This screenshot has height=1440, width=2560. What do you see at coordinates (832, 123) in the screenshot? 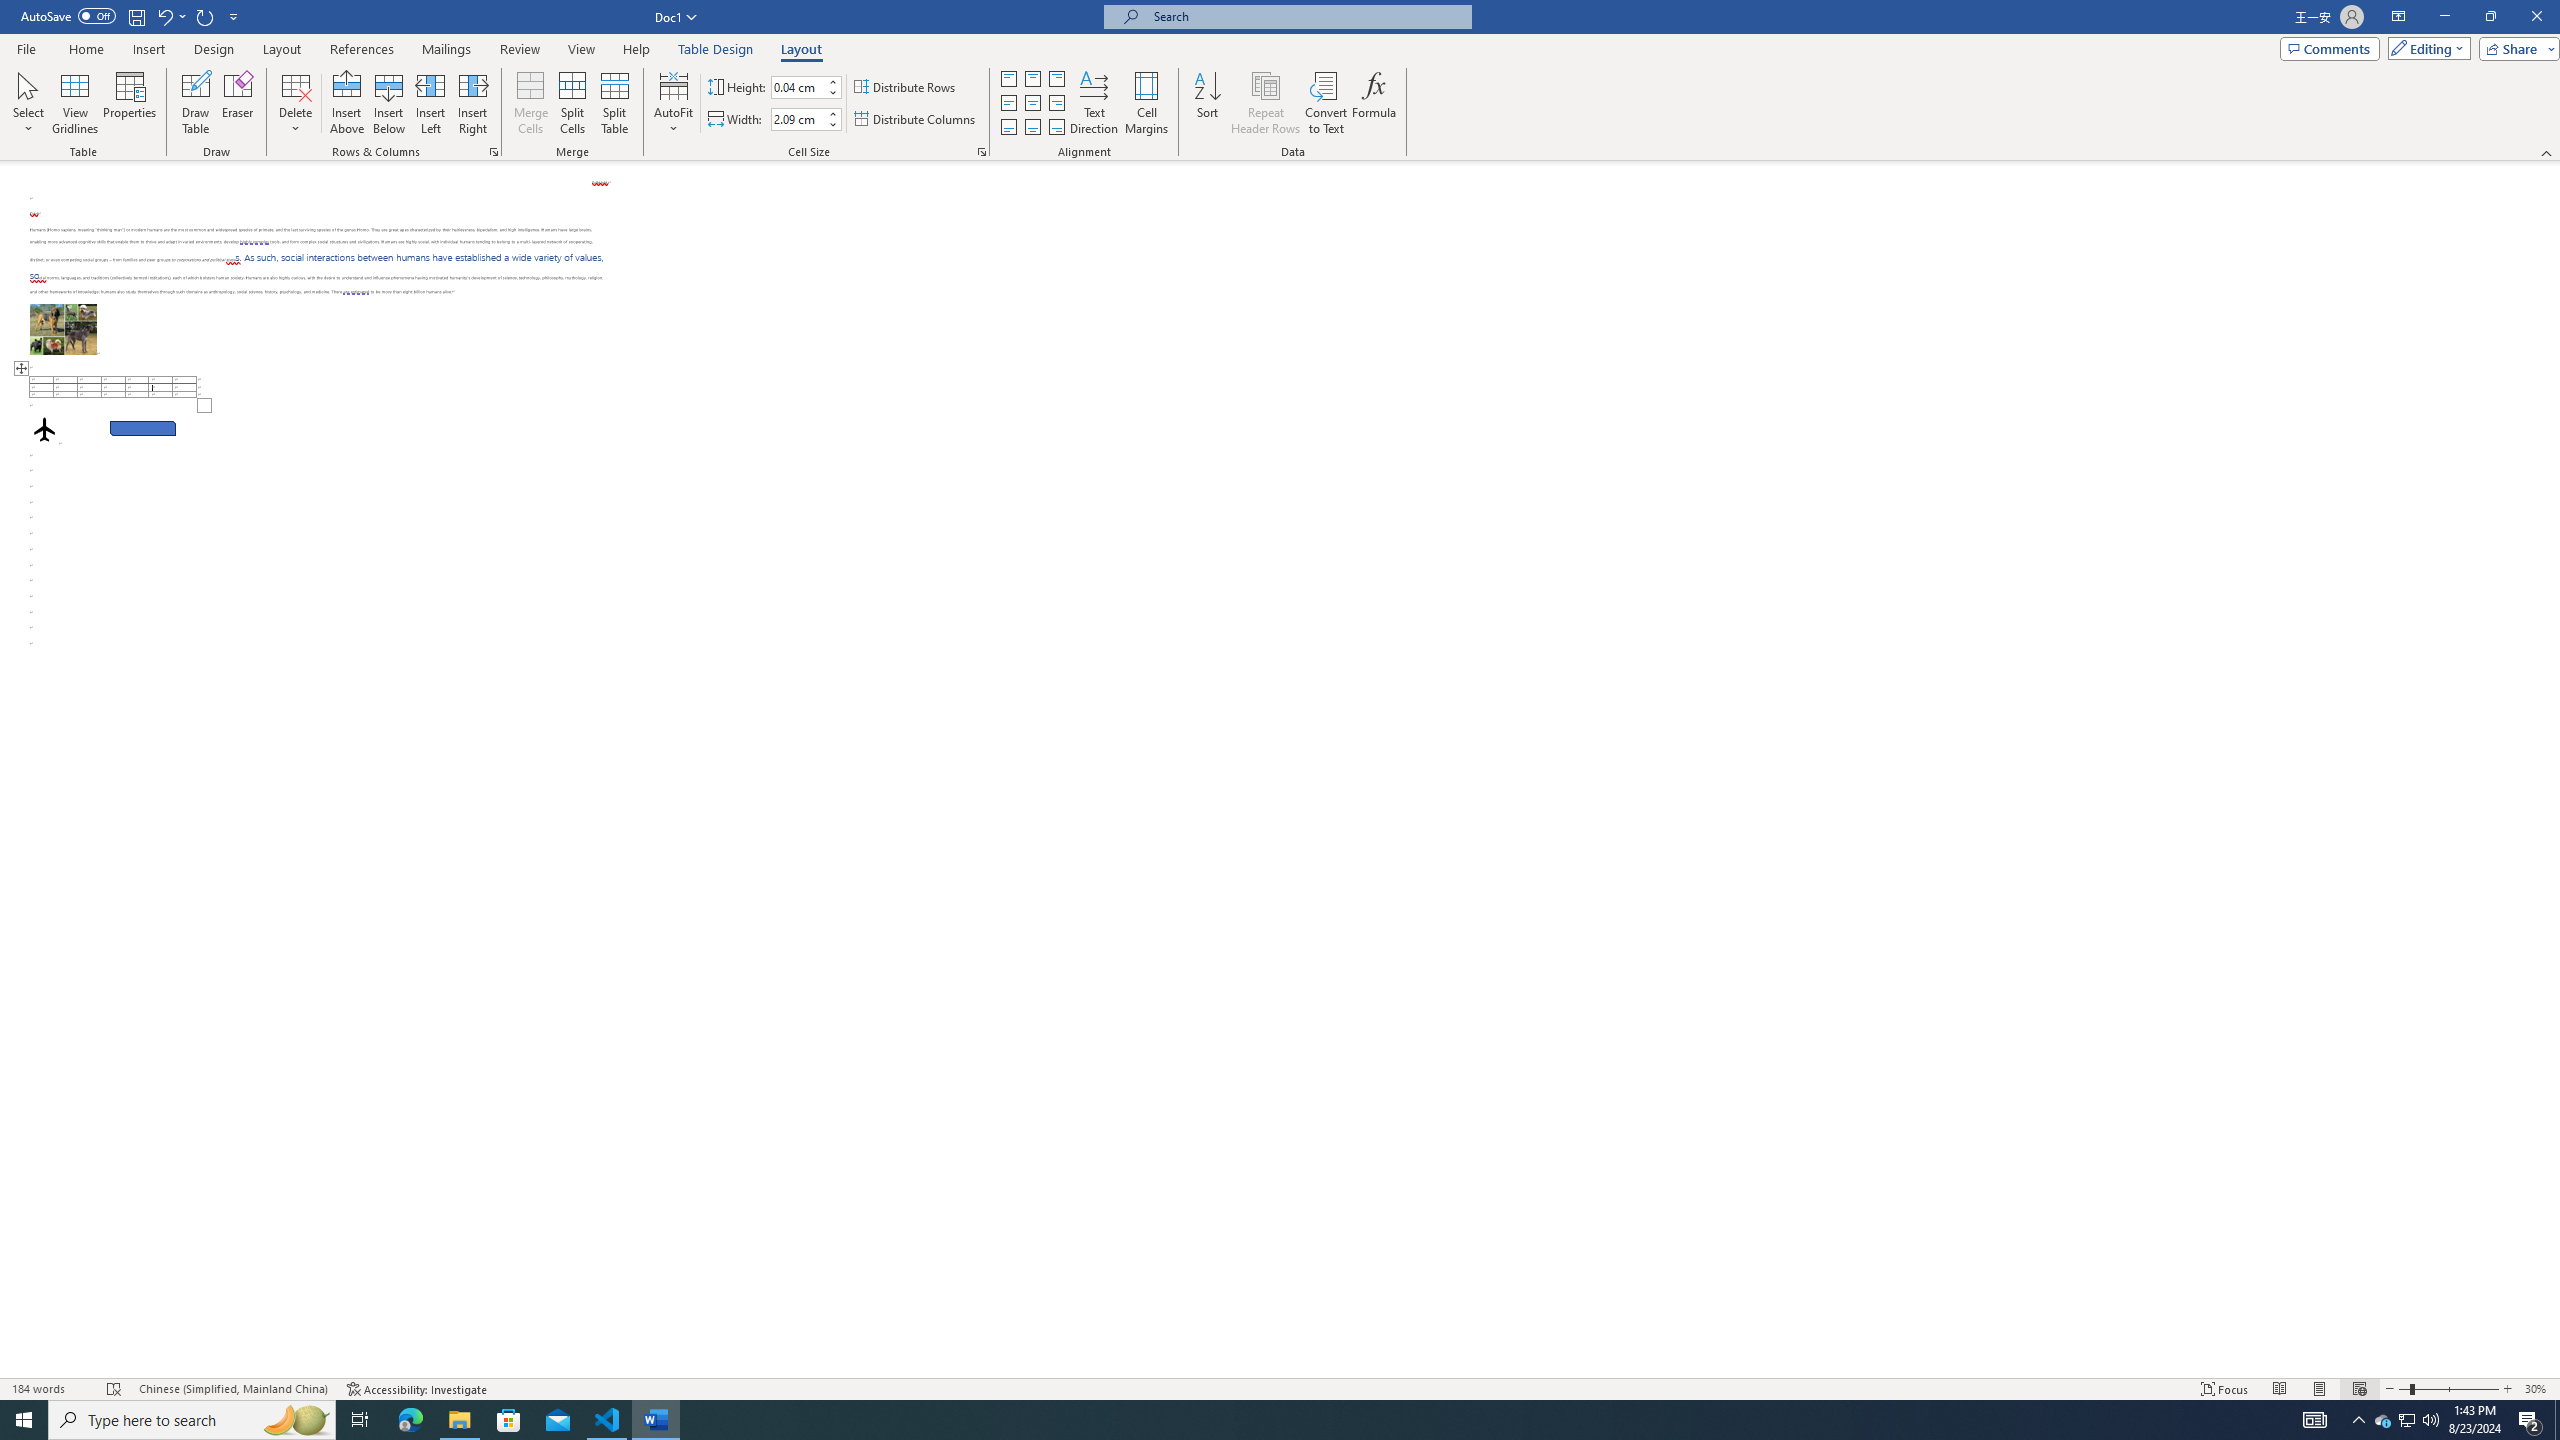
I see `'Less'` at bounding box center [832, 123].